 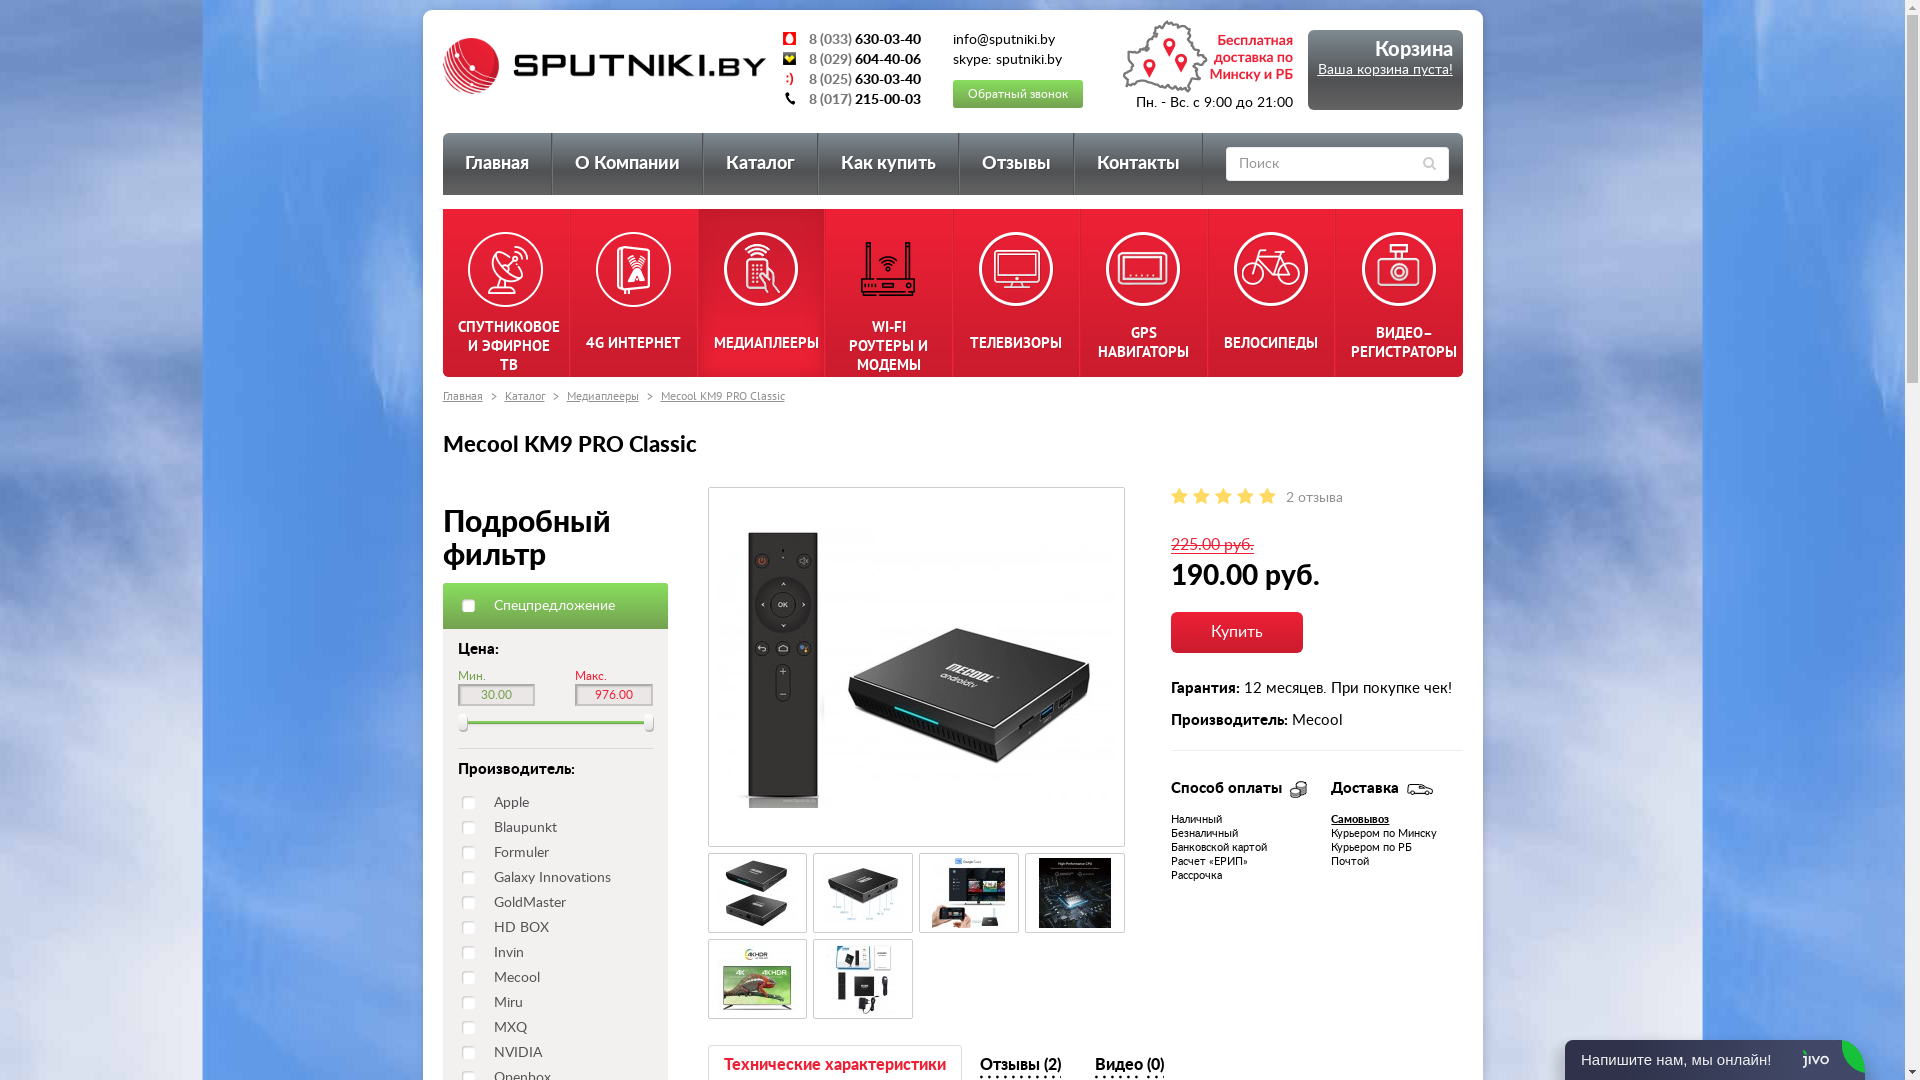 What do you see at coordinates (863, 892) in the screenshot?
I see `'Mecool KM9 PRO Classic'` at bounding box center [863, 892].